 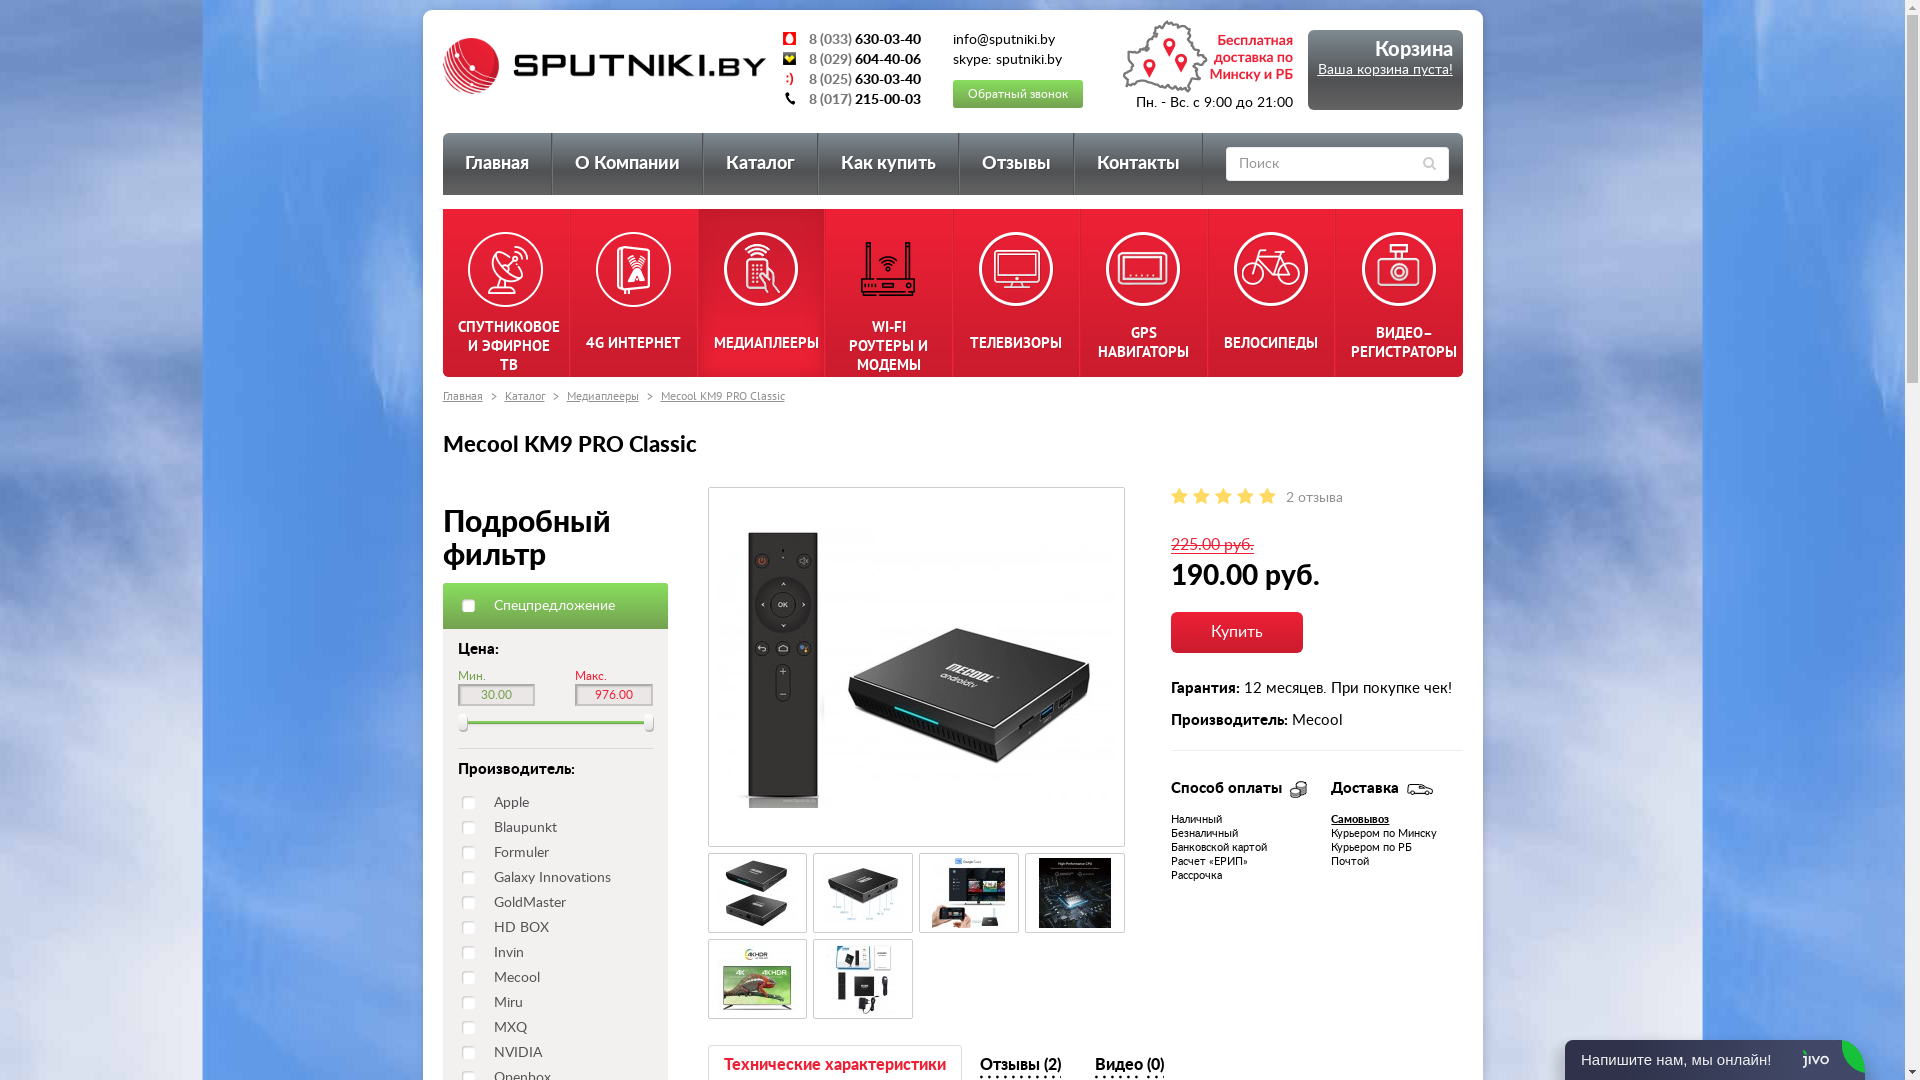 What do you see at coordinates (863, 892) in the screenshot?
I see `'Mecool KM9 PRO Classic'` at bounding box center [863, 892].